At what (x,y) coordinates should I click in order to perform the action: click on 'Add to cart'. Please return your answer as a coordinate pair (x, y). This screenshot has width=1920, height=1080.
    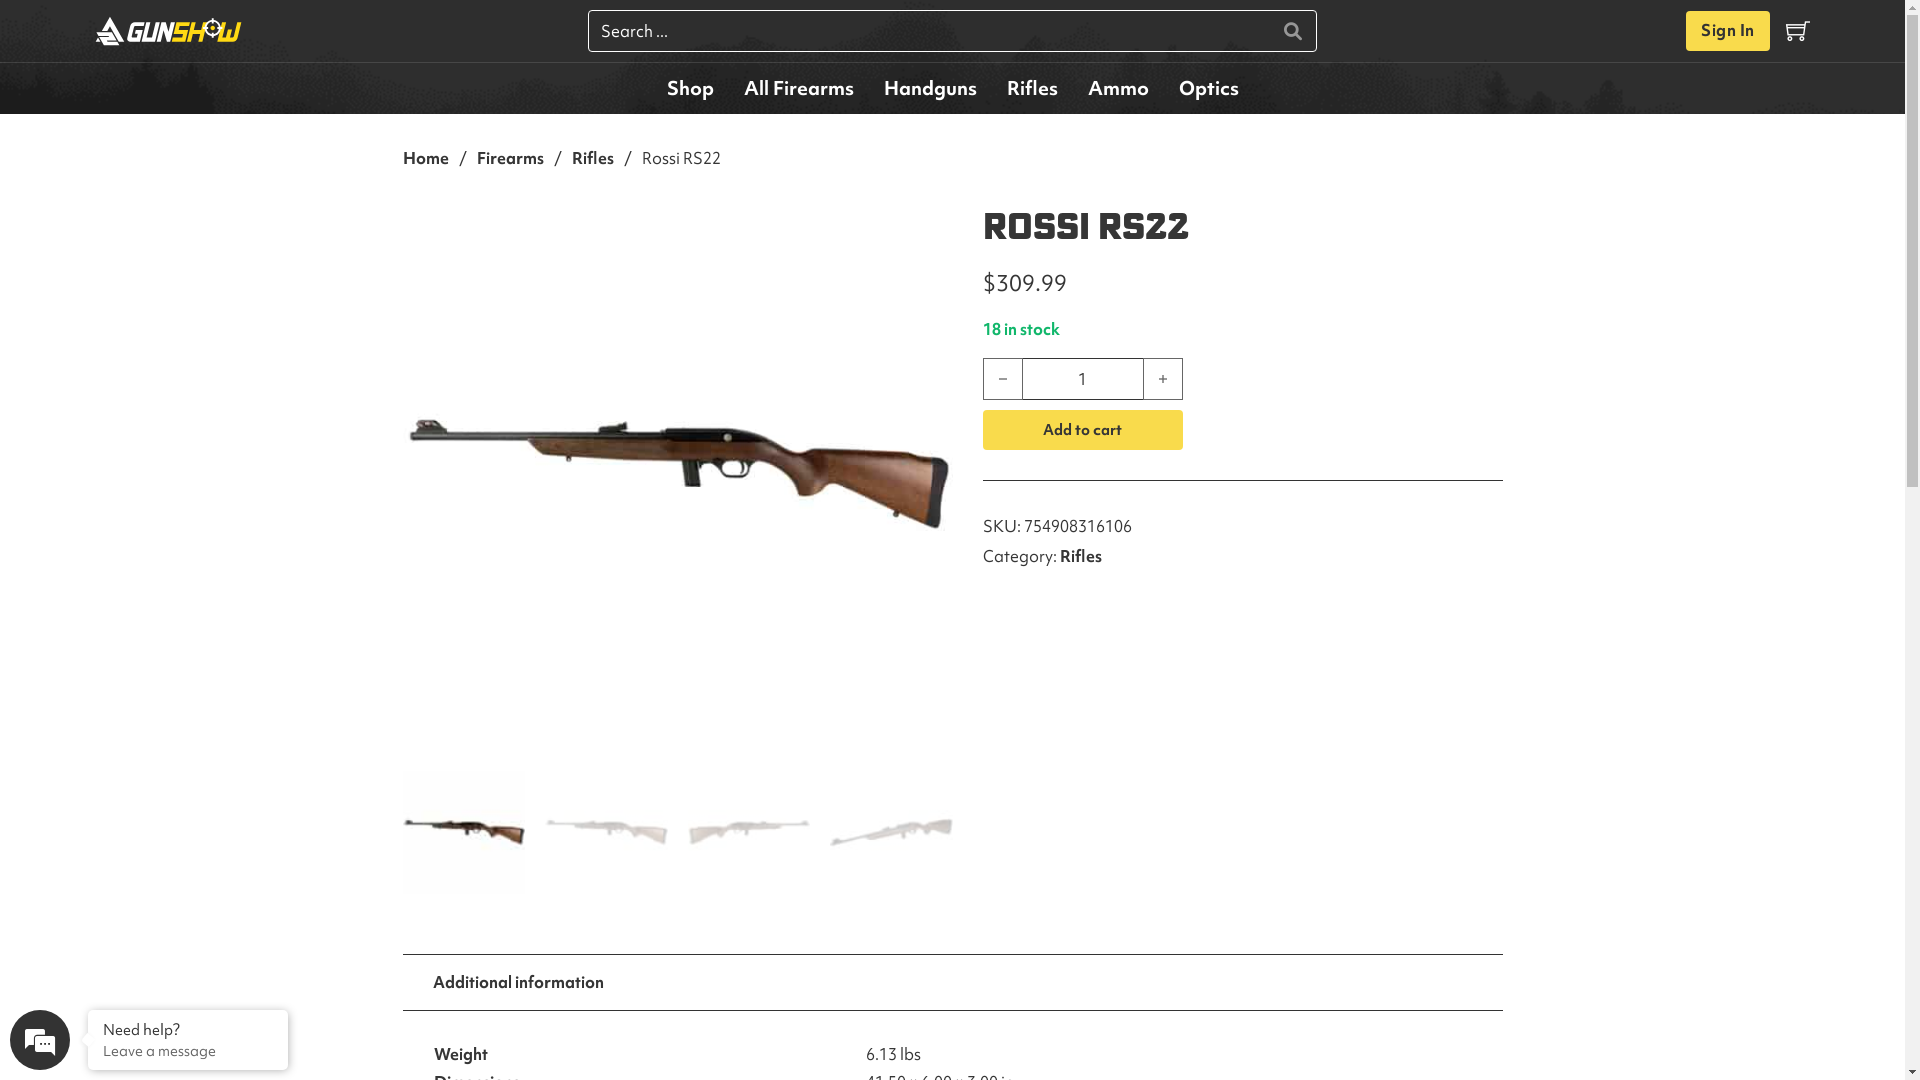
    Looking at the image, I should click on (1080, 428).